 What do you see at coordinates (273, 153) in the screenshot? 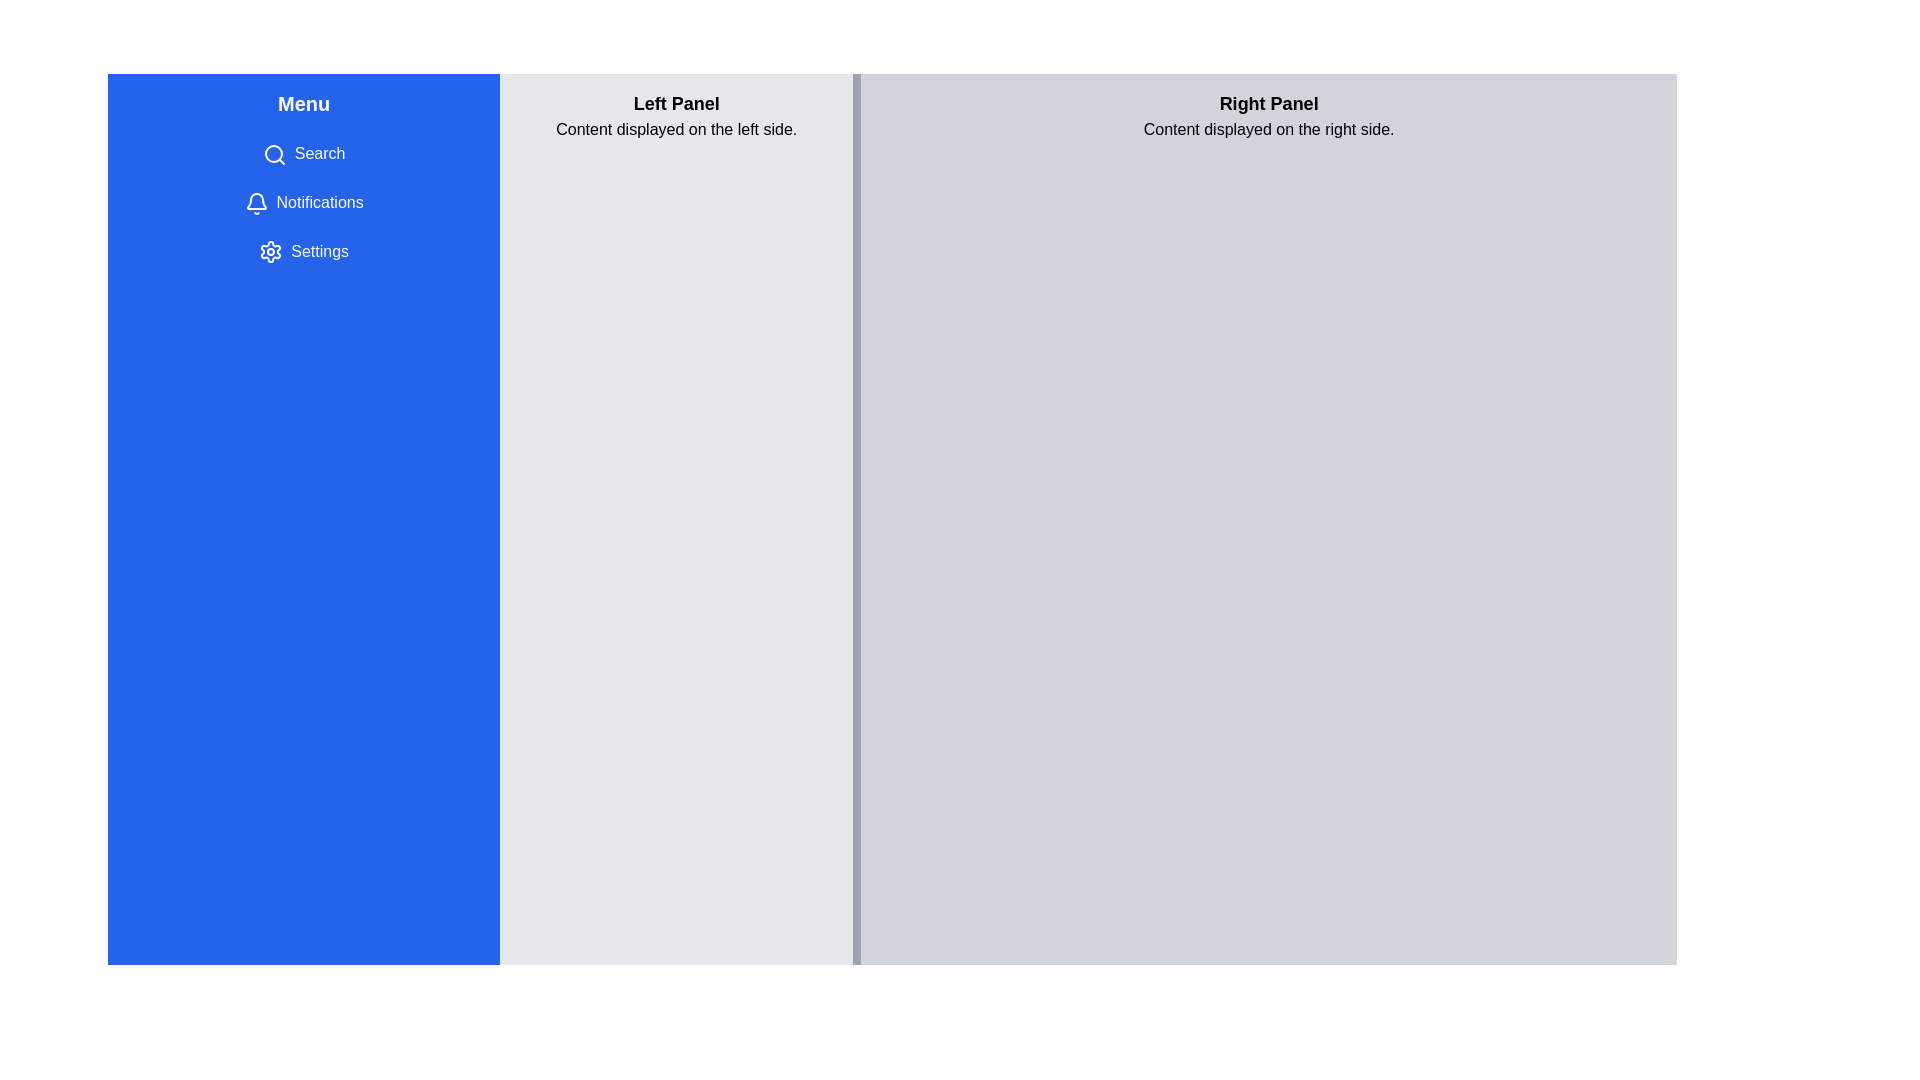
I see `the magnifying glass icon in the blue sidebar to initiate a search action` at bounding box center [273, 153].